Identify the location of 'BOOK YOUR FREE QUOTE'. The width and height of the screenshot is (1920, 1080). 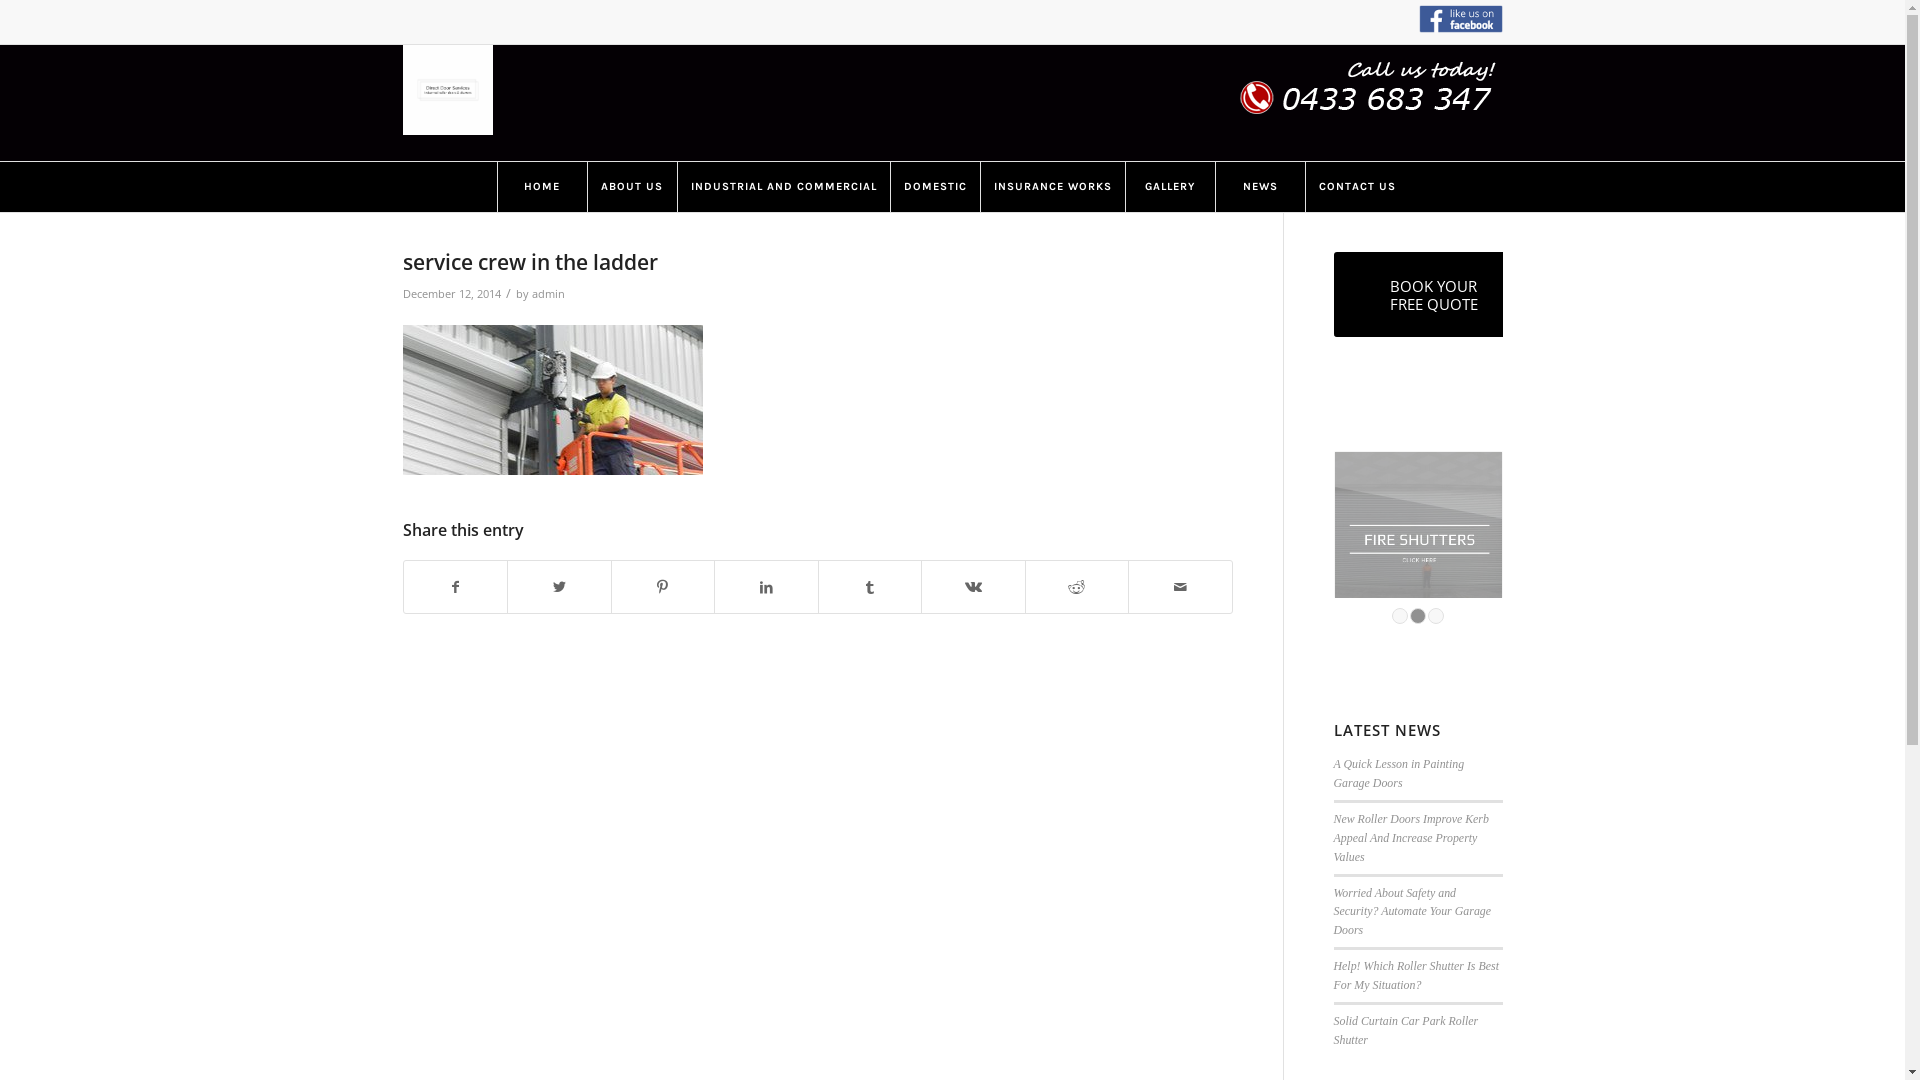
(1433, 294).